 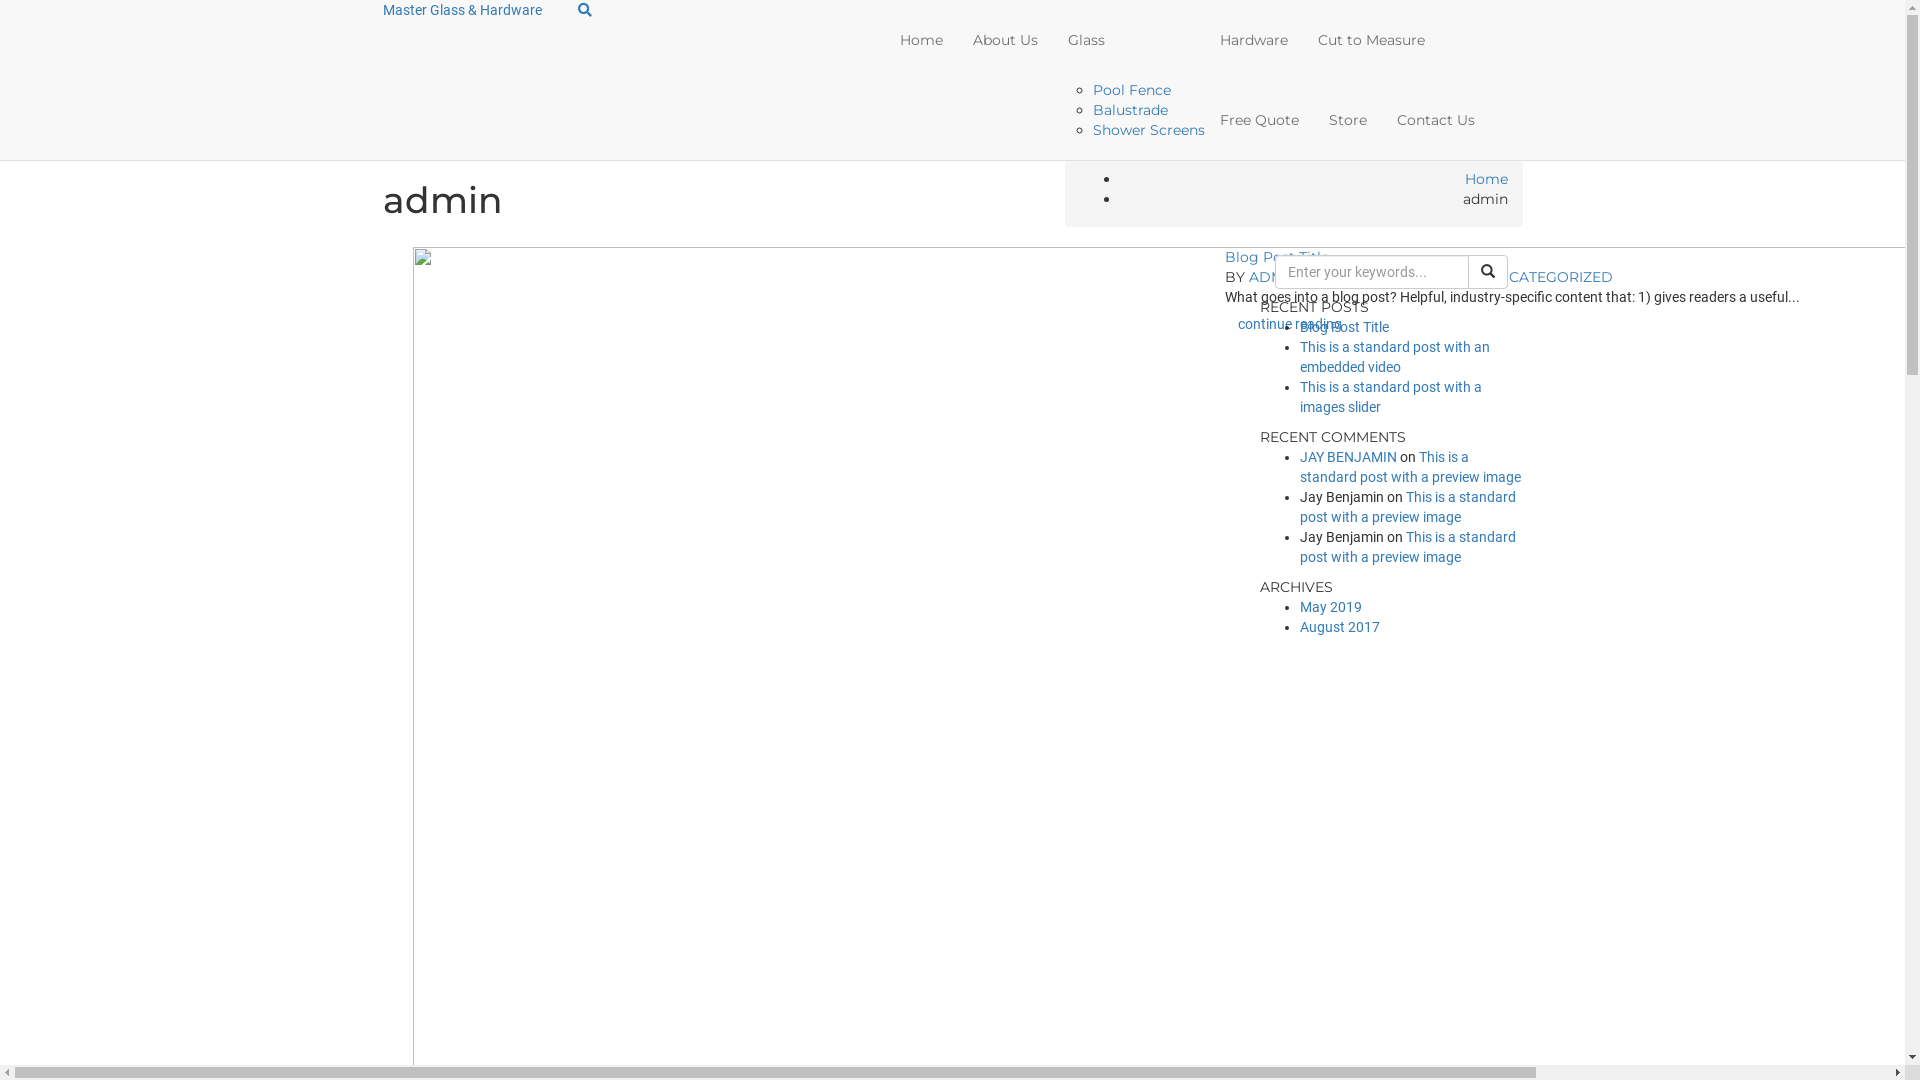 What do you see at coordinates (1005, 39) in the screenshot?
I see `'About Us'` at bounding box center [1005, 39].